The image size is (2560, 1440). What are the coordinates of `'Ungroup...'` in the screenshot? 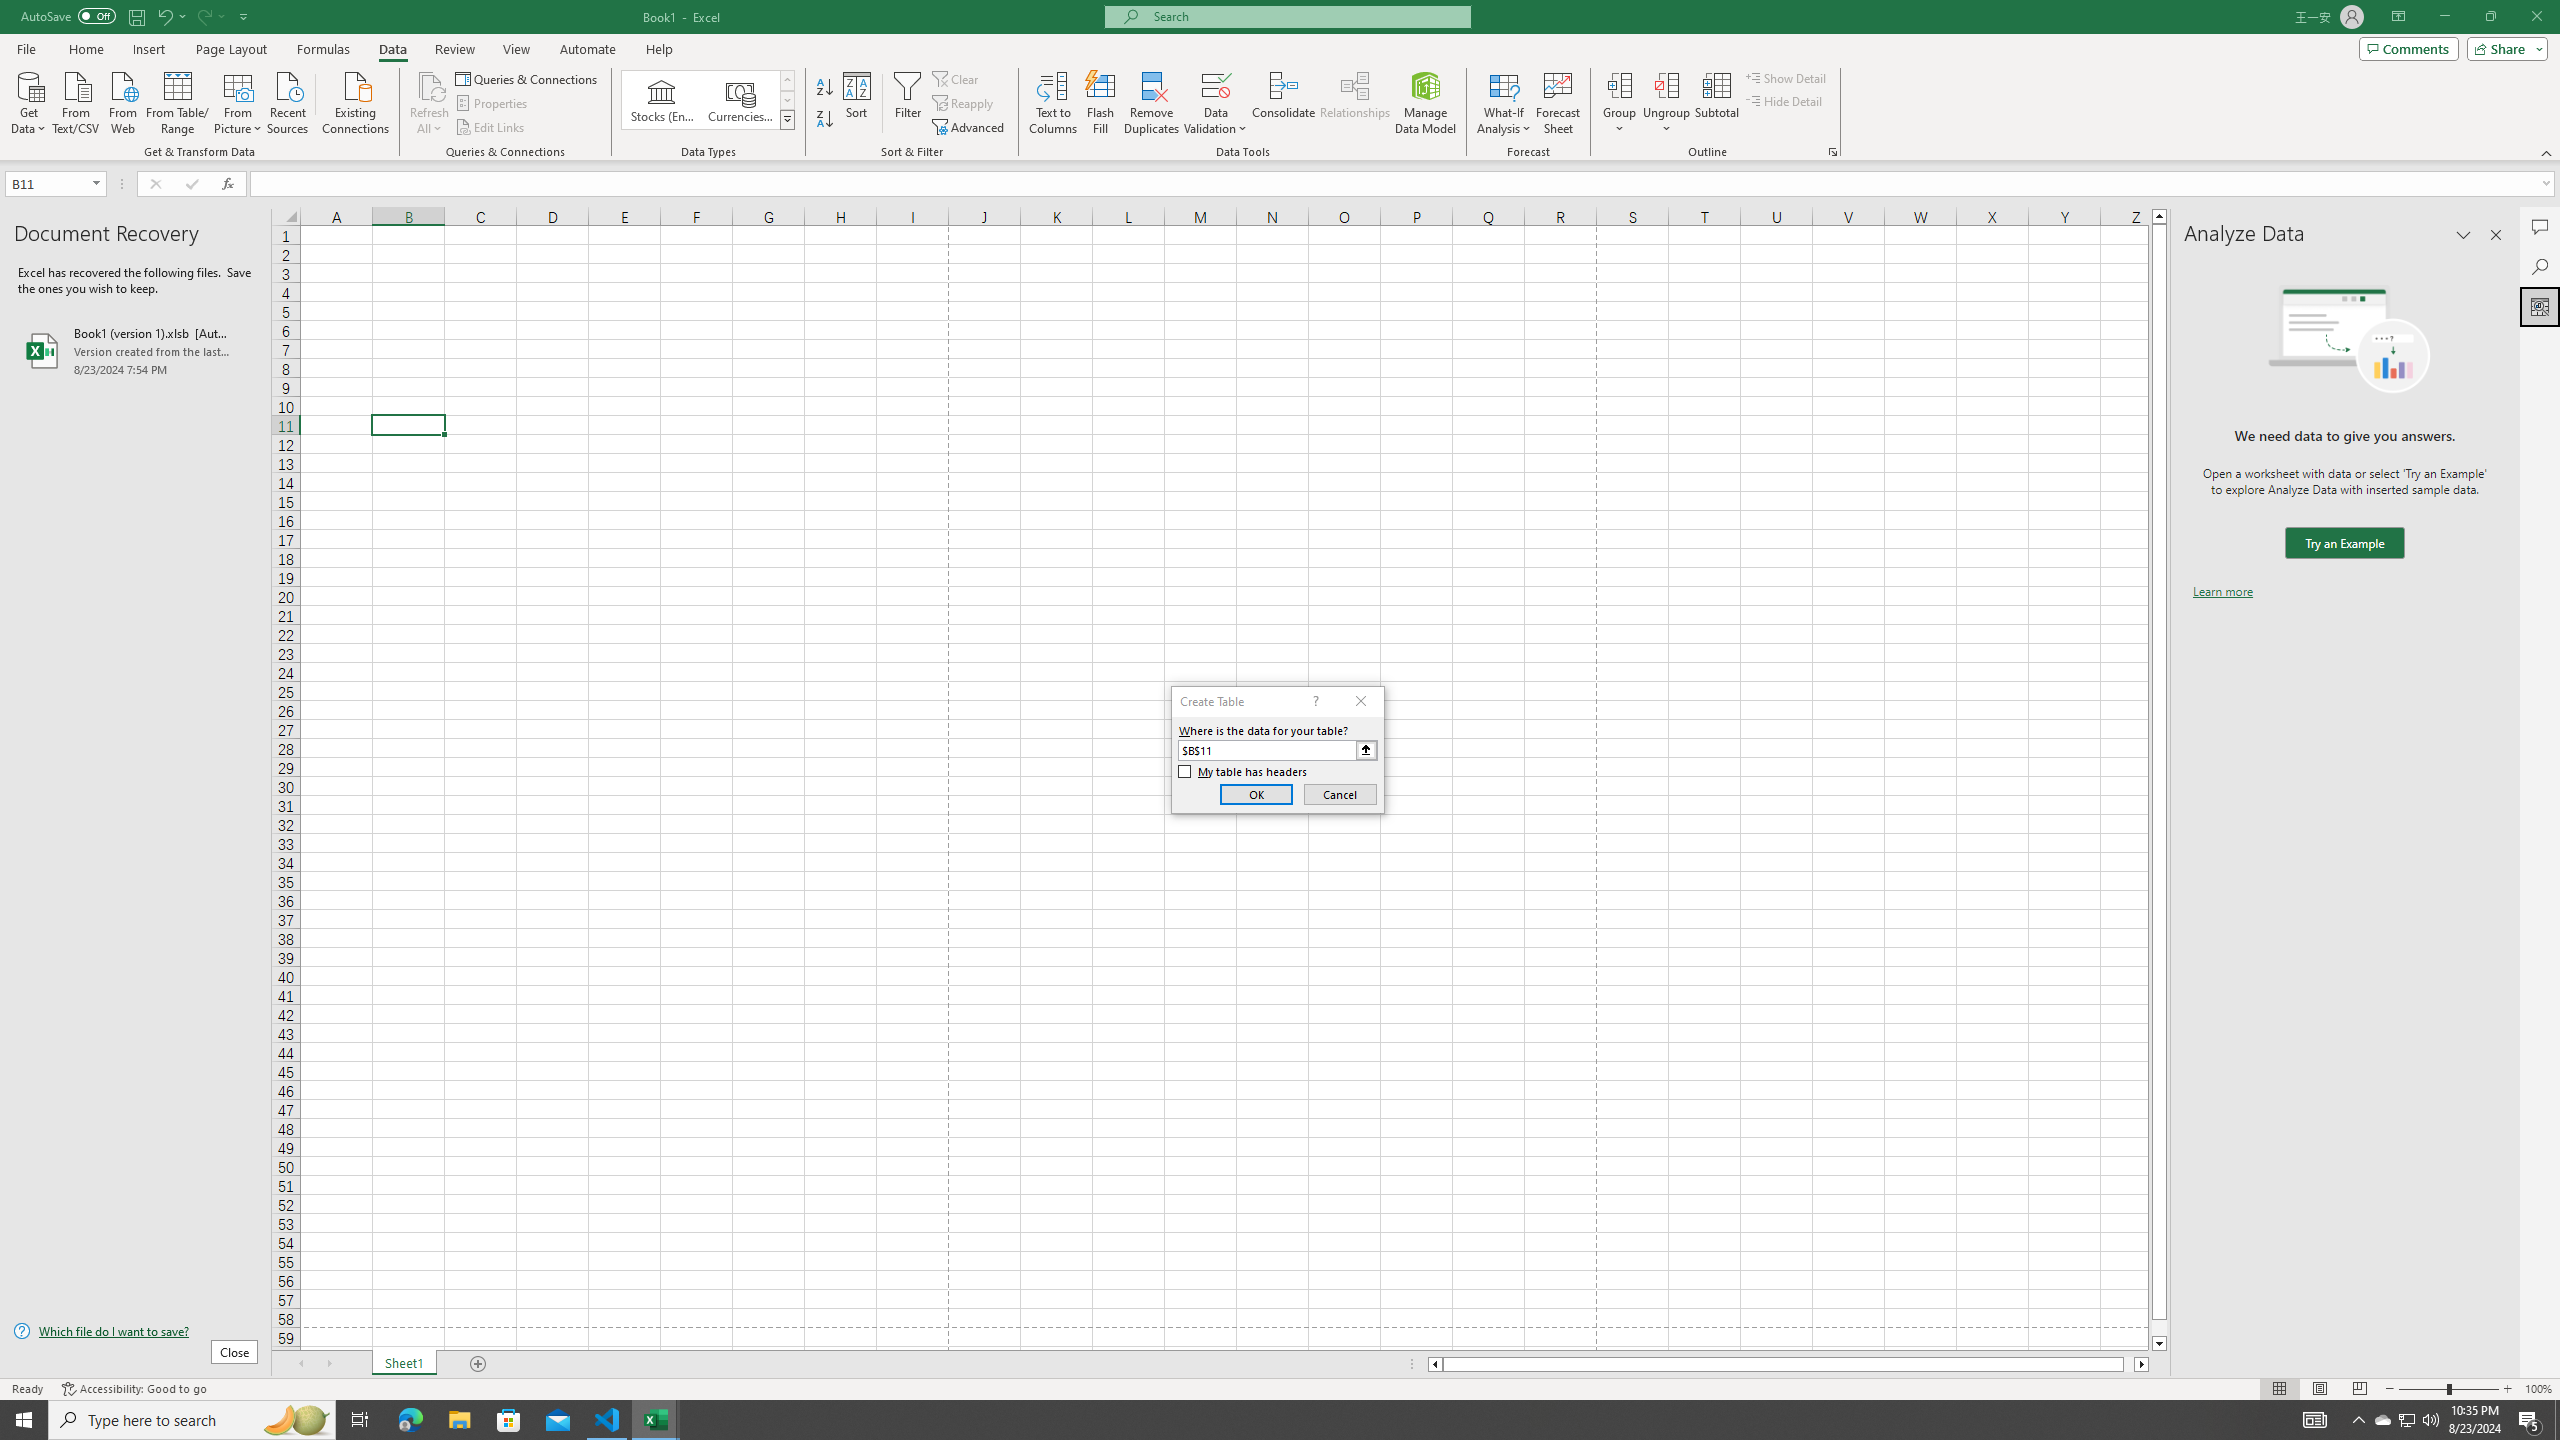 It's located at (1666, 84).